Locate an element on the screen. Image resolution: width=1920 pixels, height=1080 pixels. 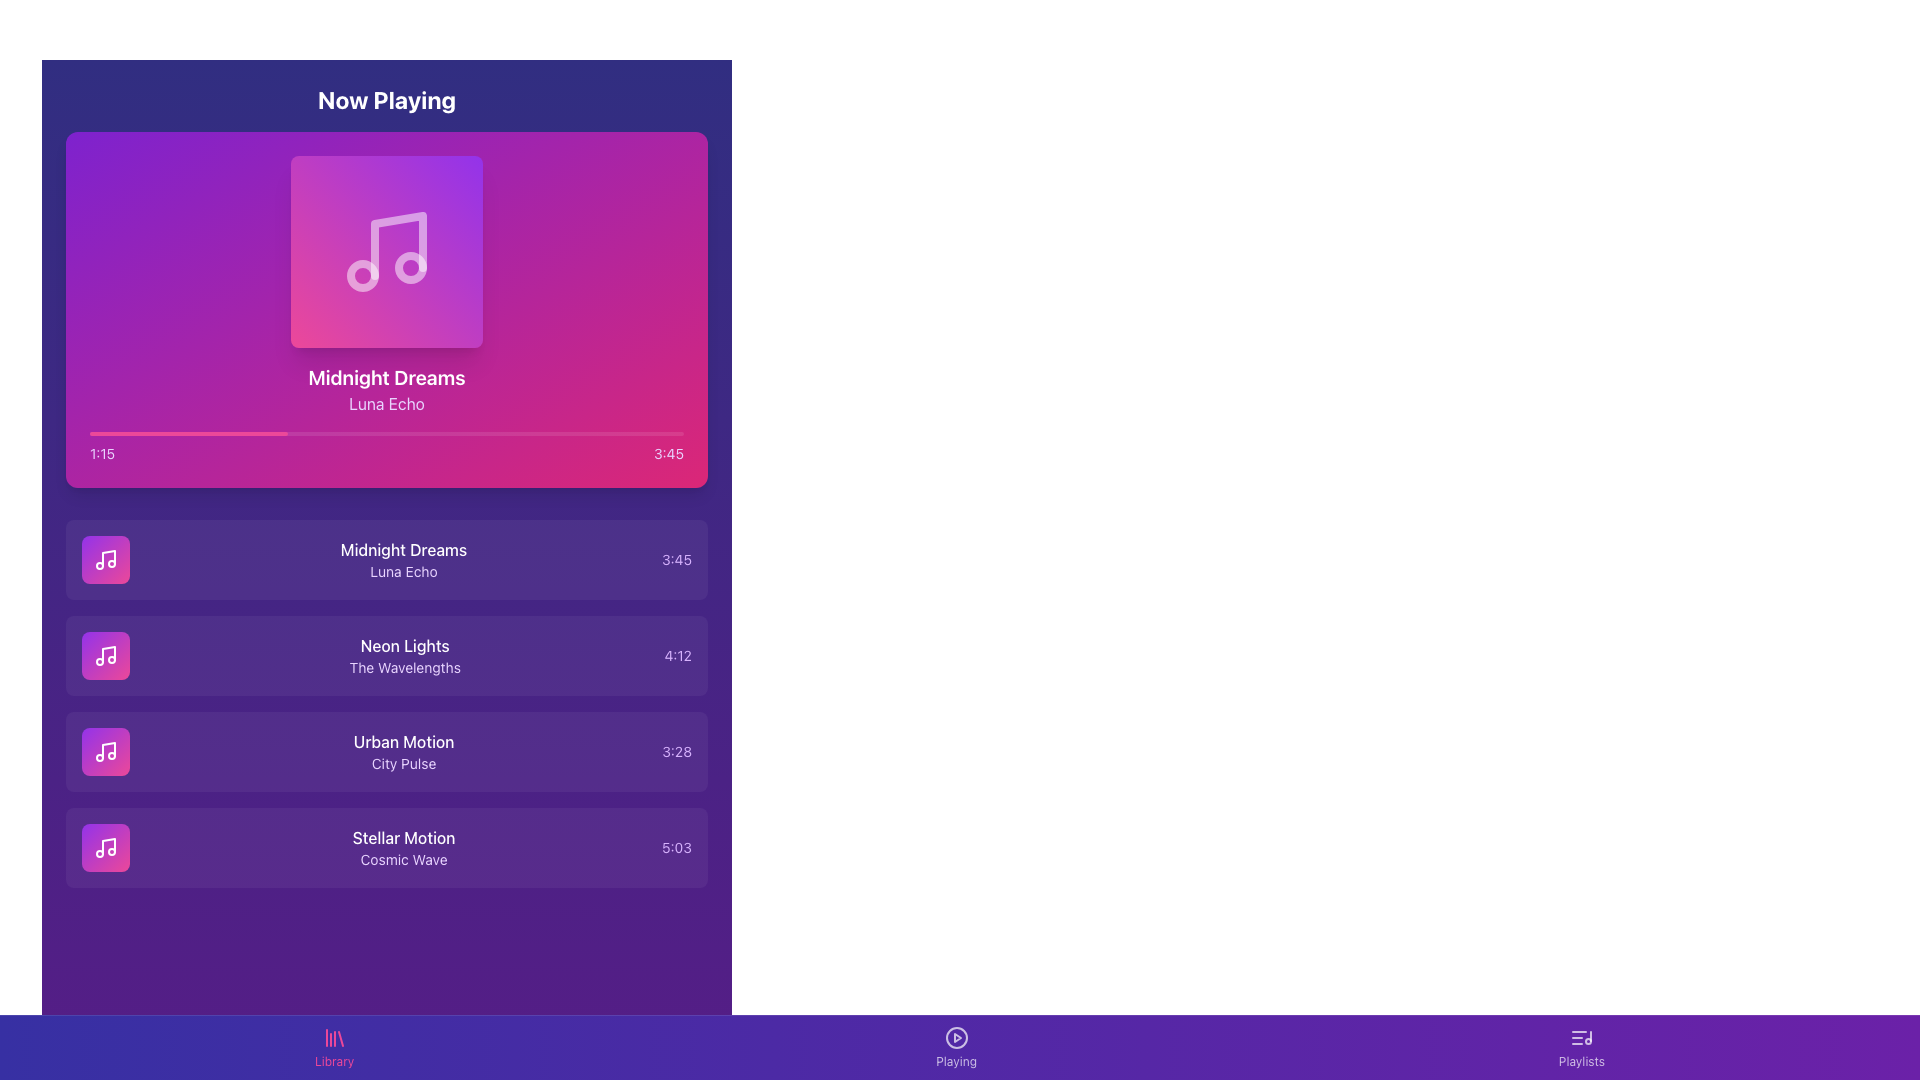
the musical note icon on the Now Playing view, which is styled in light color on a gradient pink and purple background is located at coordinates (387, 250).